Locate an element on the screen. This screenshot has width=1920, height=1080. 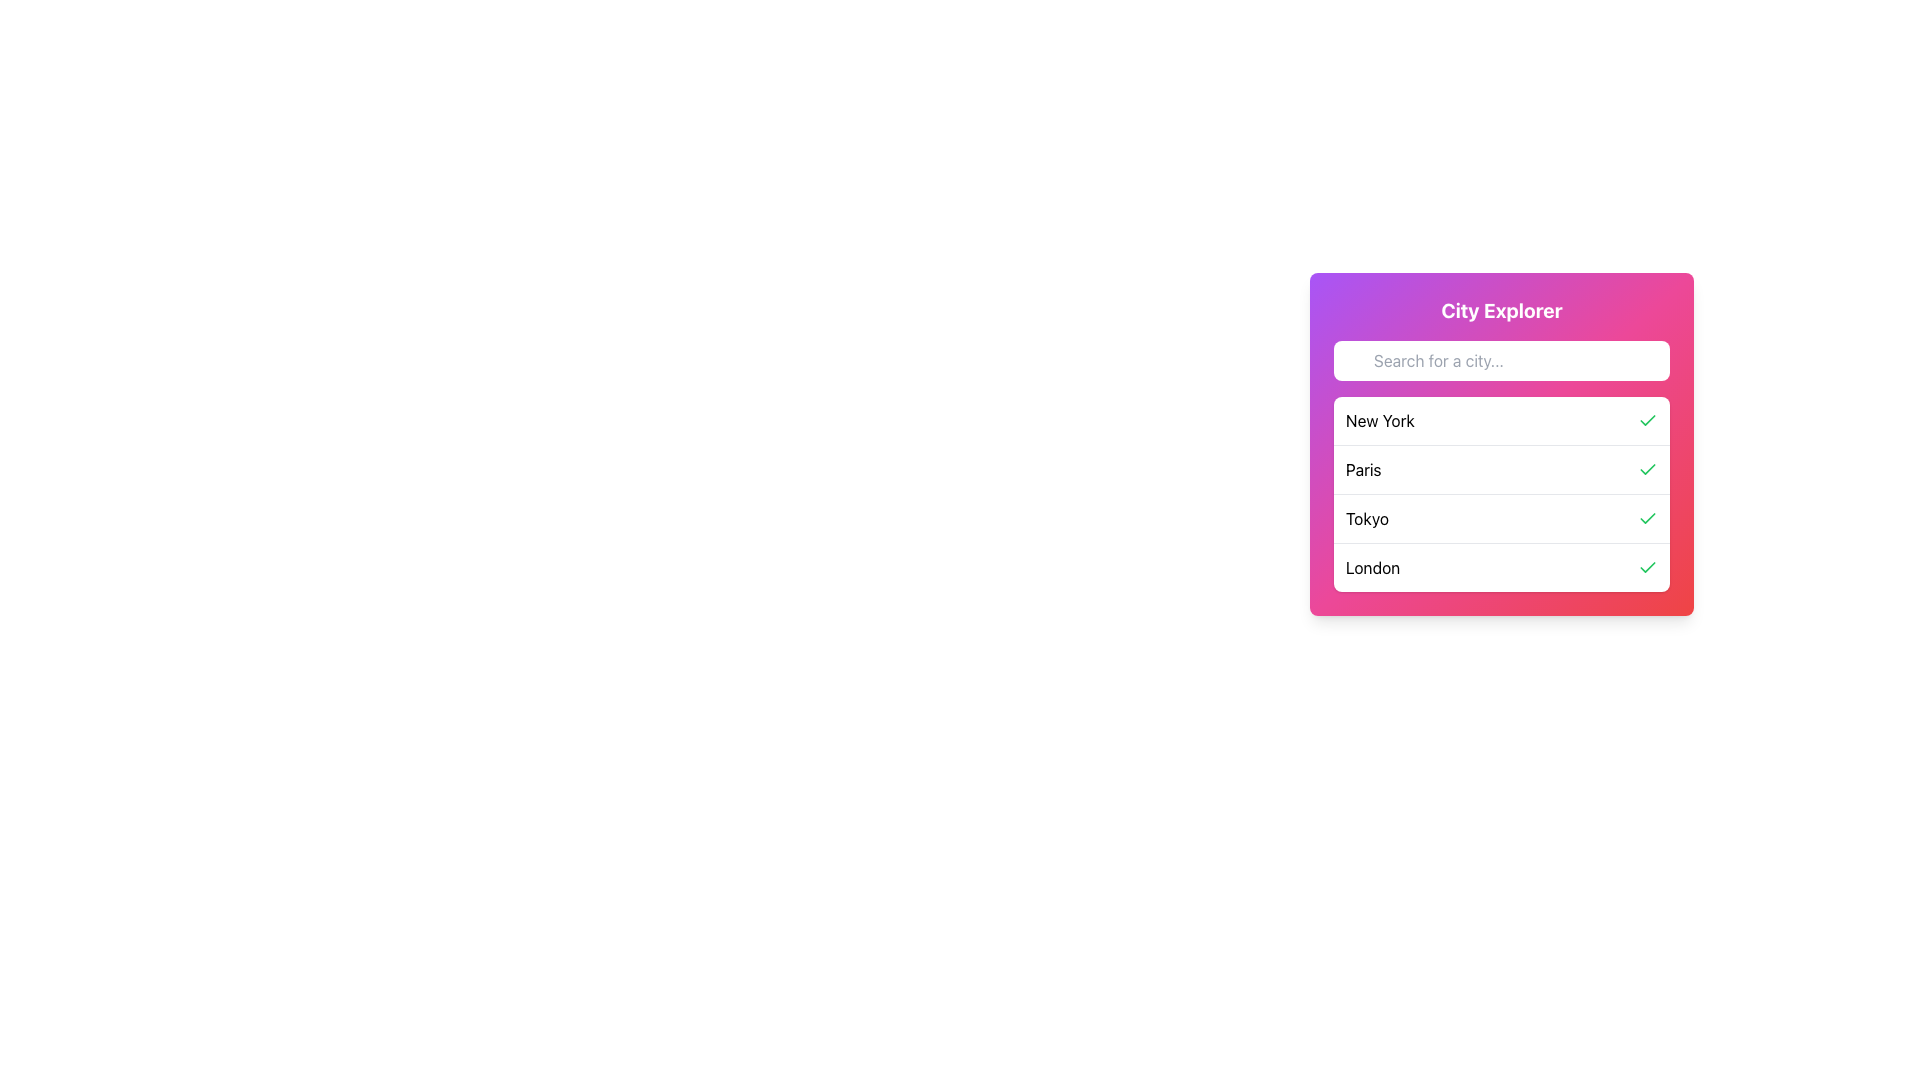
the magnifying glass icon that indicates the search functionality associated with the input field is located at coordinates (1358, 365).